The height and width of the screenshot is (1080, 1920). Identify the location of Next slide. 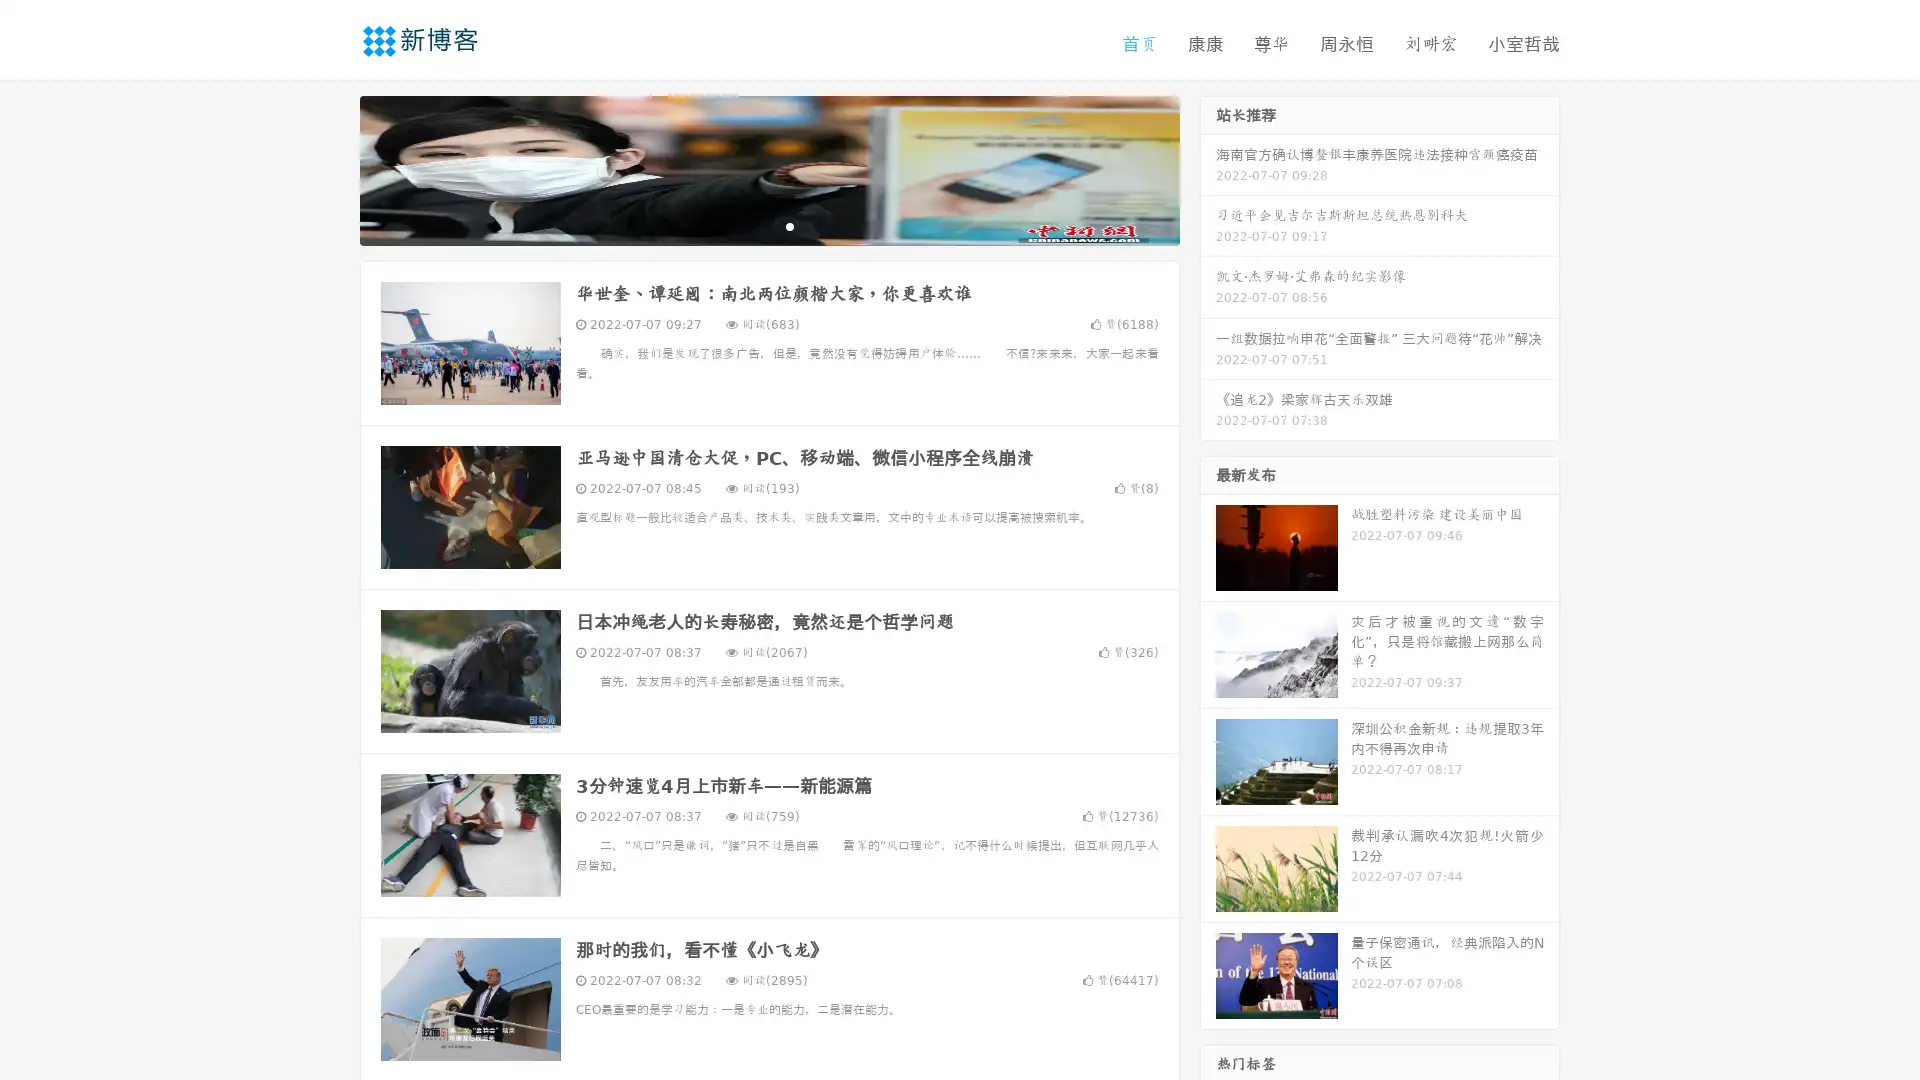
(1208, 168).